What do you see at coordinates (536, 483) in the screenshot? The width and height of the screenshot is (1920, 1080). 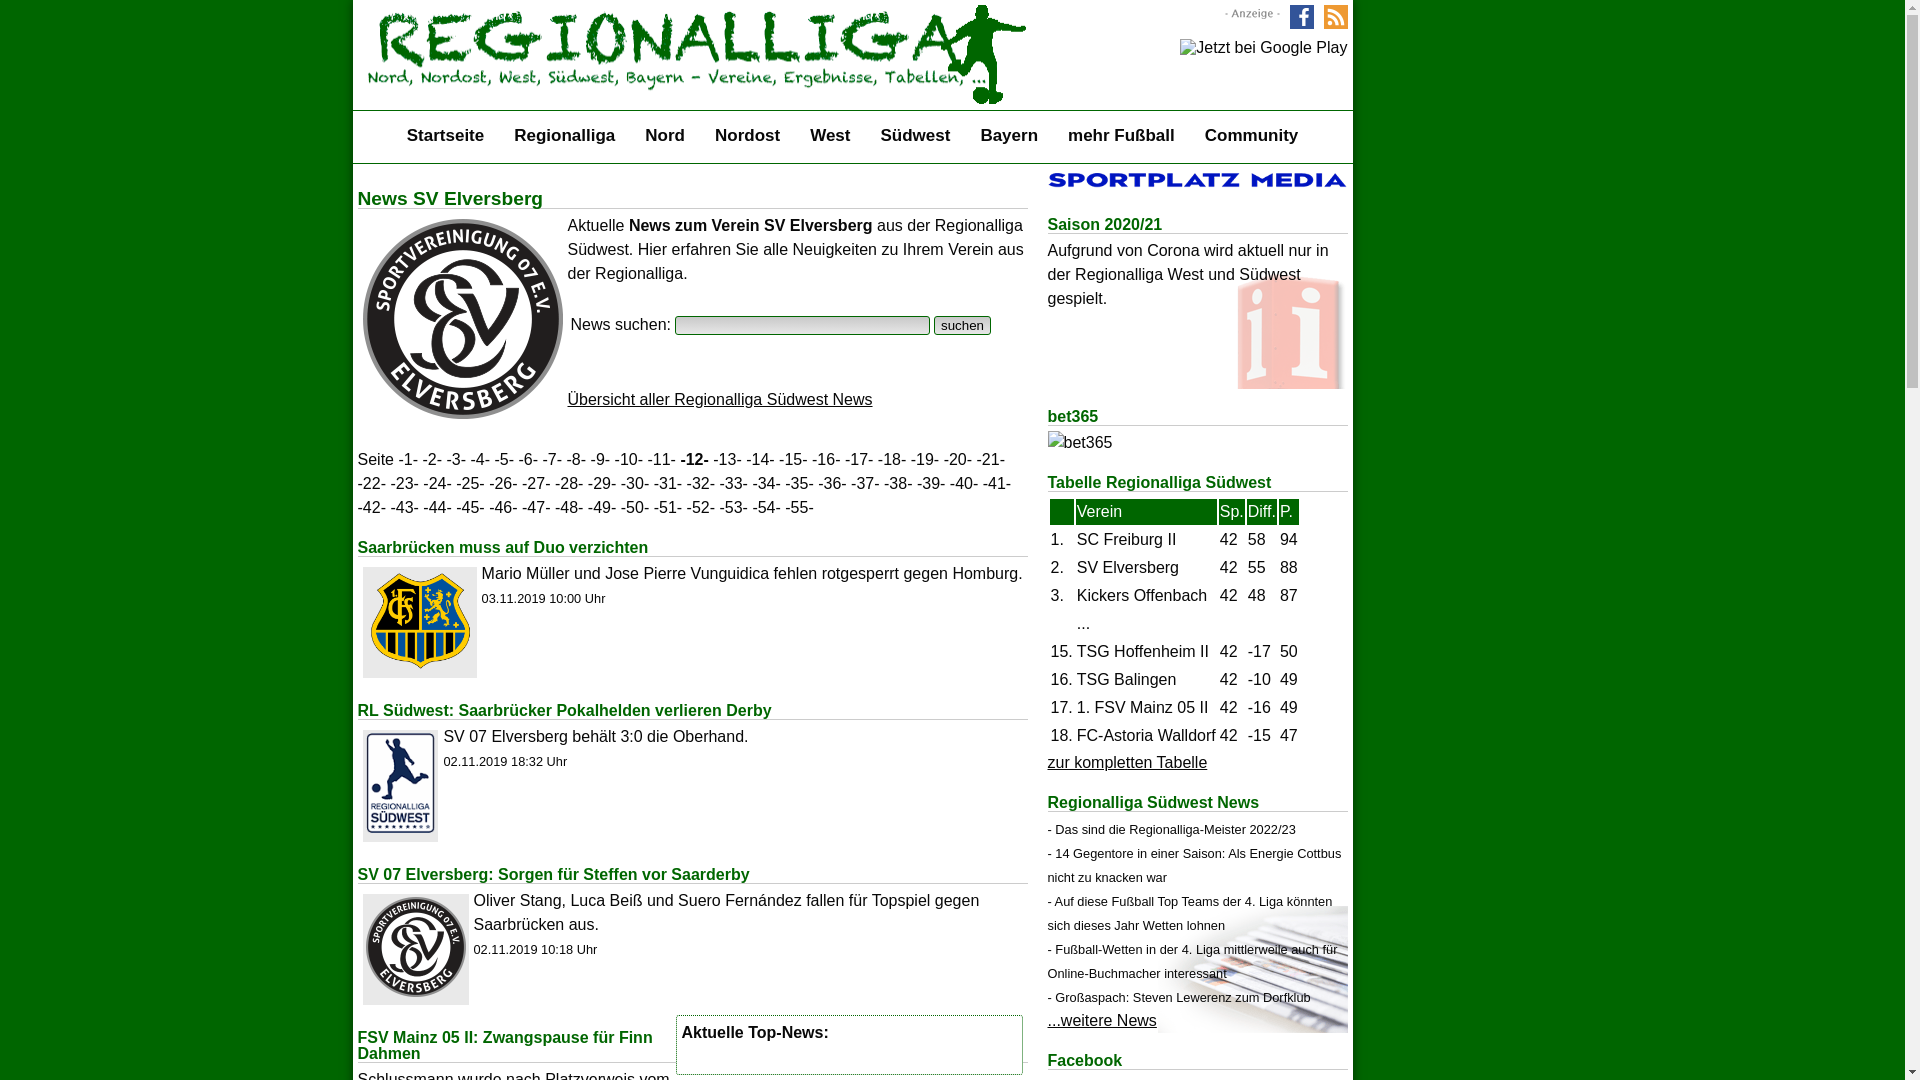 I see `'-27-'` at bounding box center [536, 483].